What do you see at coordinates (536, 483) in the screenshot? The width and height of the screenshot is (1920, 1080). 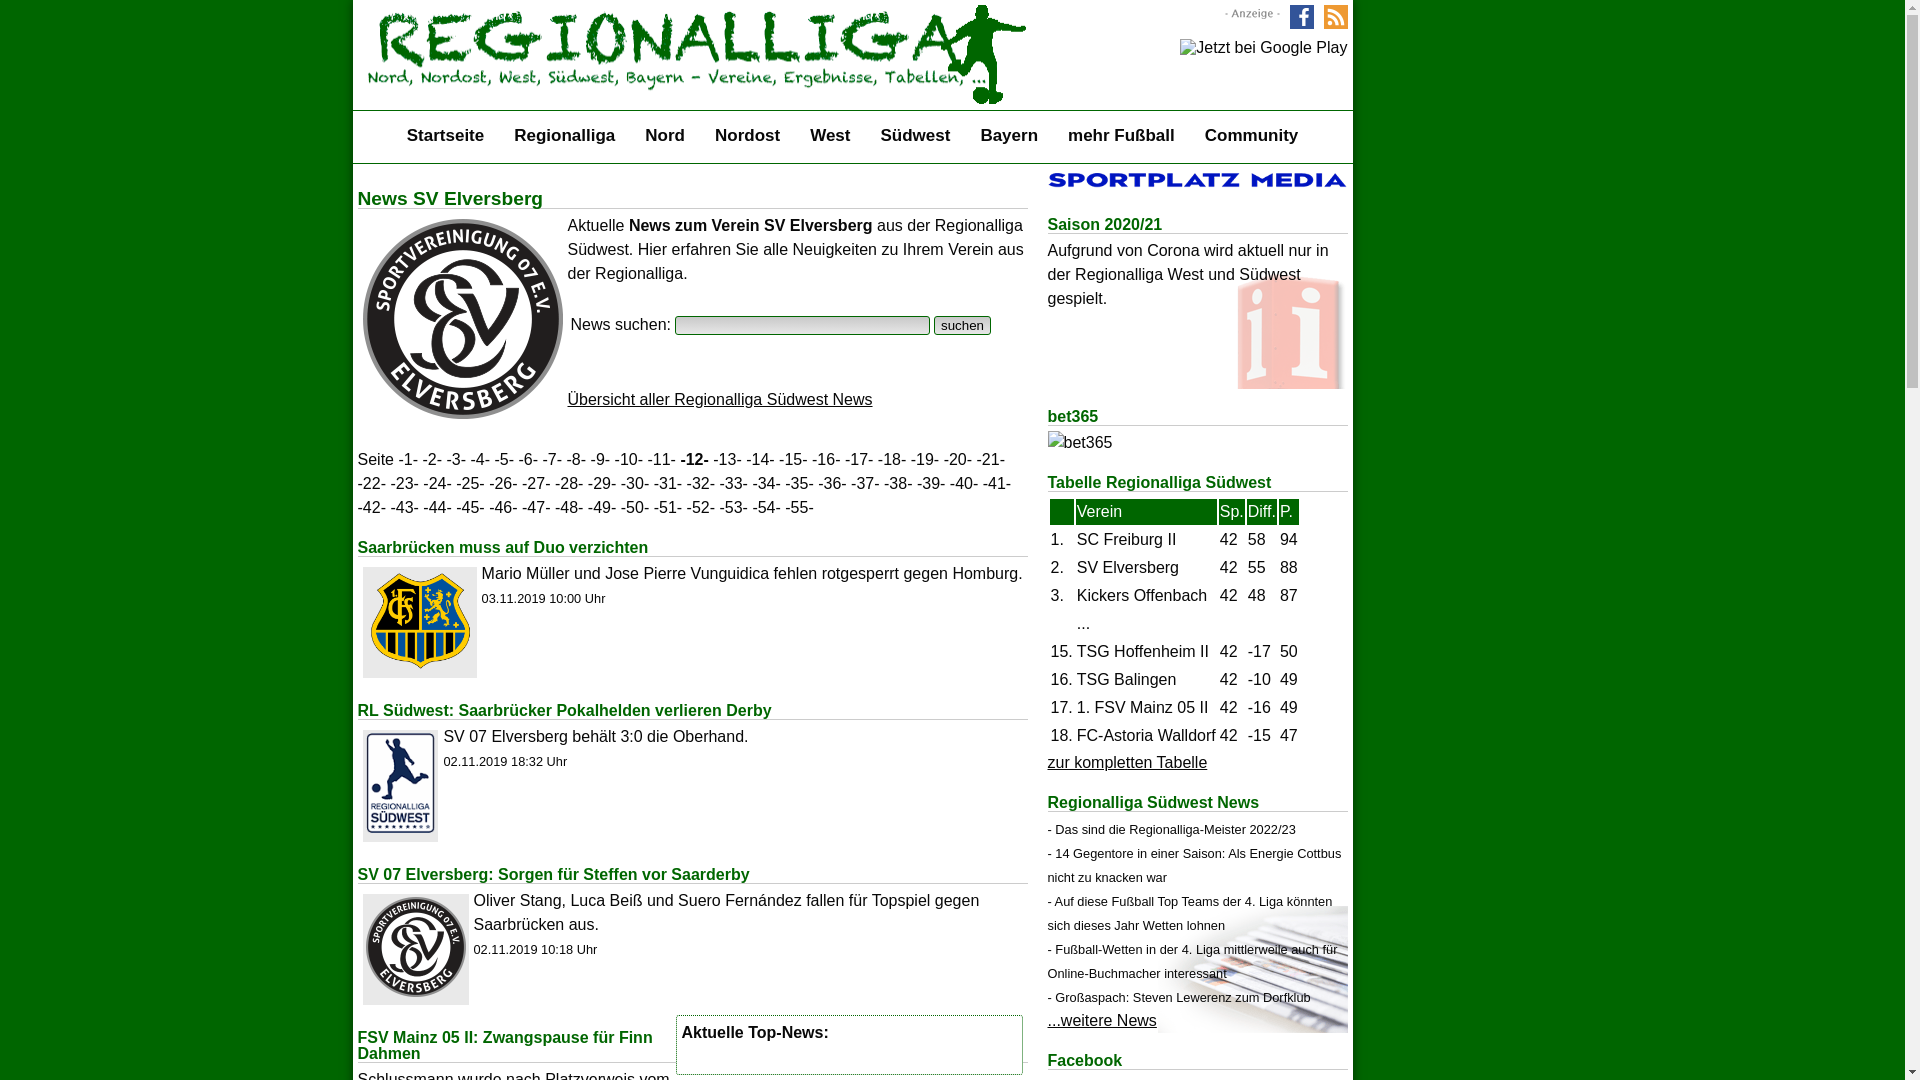 I see `'-27-'` at bounding box center [536, 483].